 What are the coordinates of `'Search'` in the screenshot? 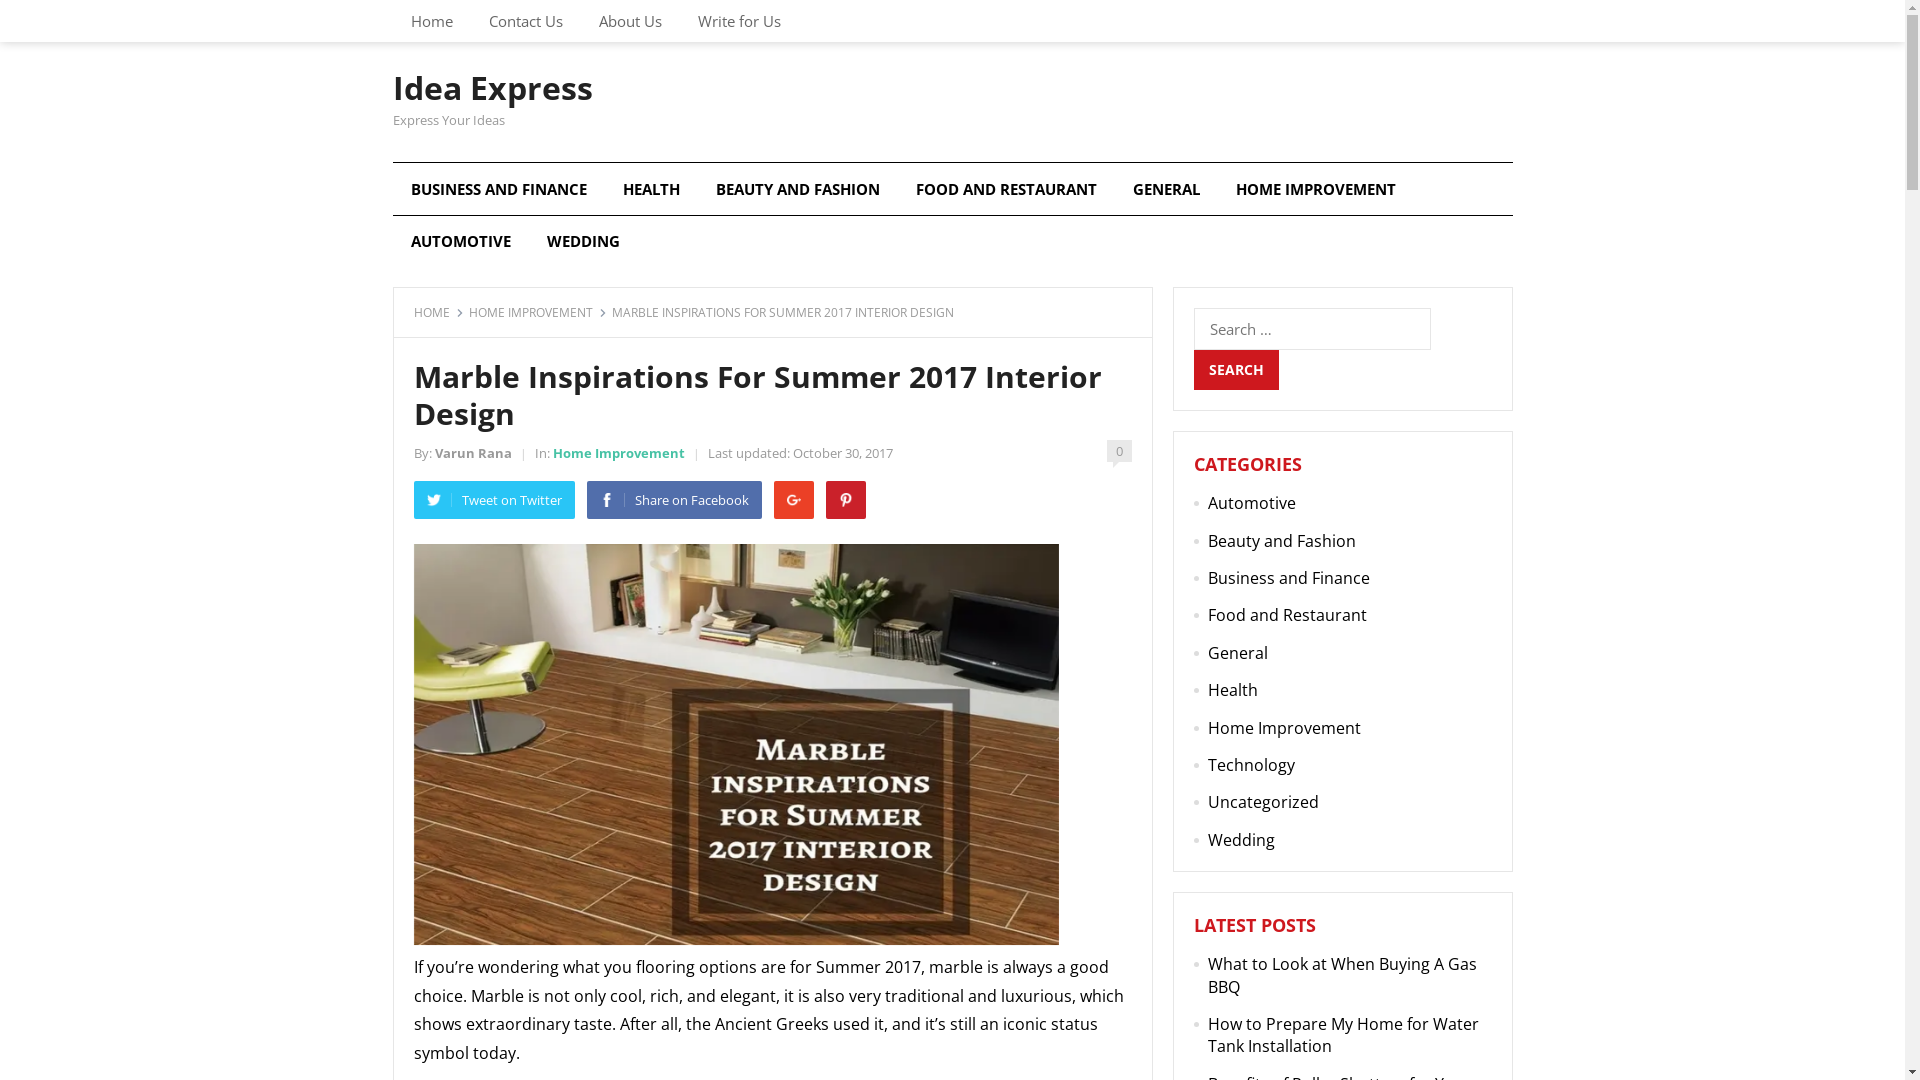 It's located at (1194, 370).